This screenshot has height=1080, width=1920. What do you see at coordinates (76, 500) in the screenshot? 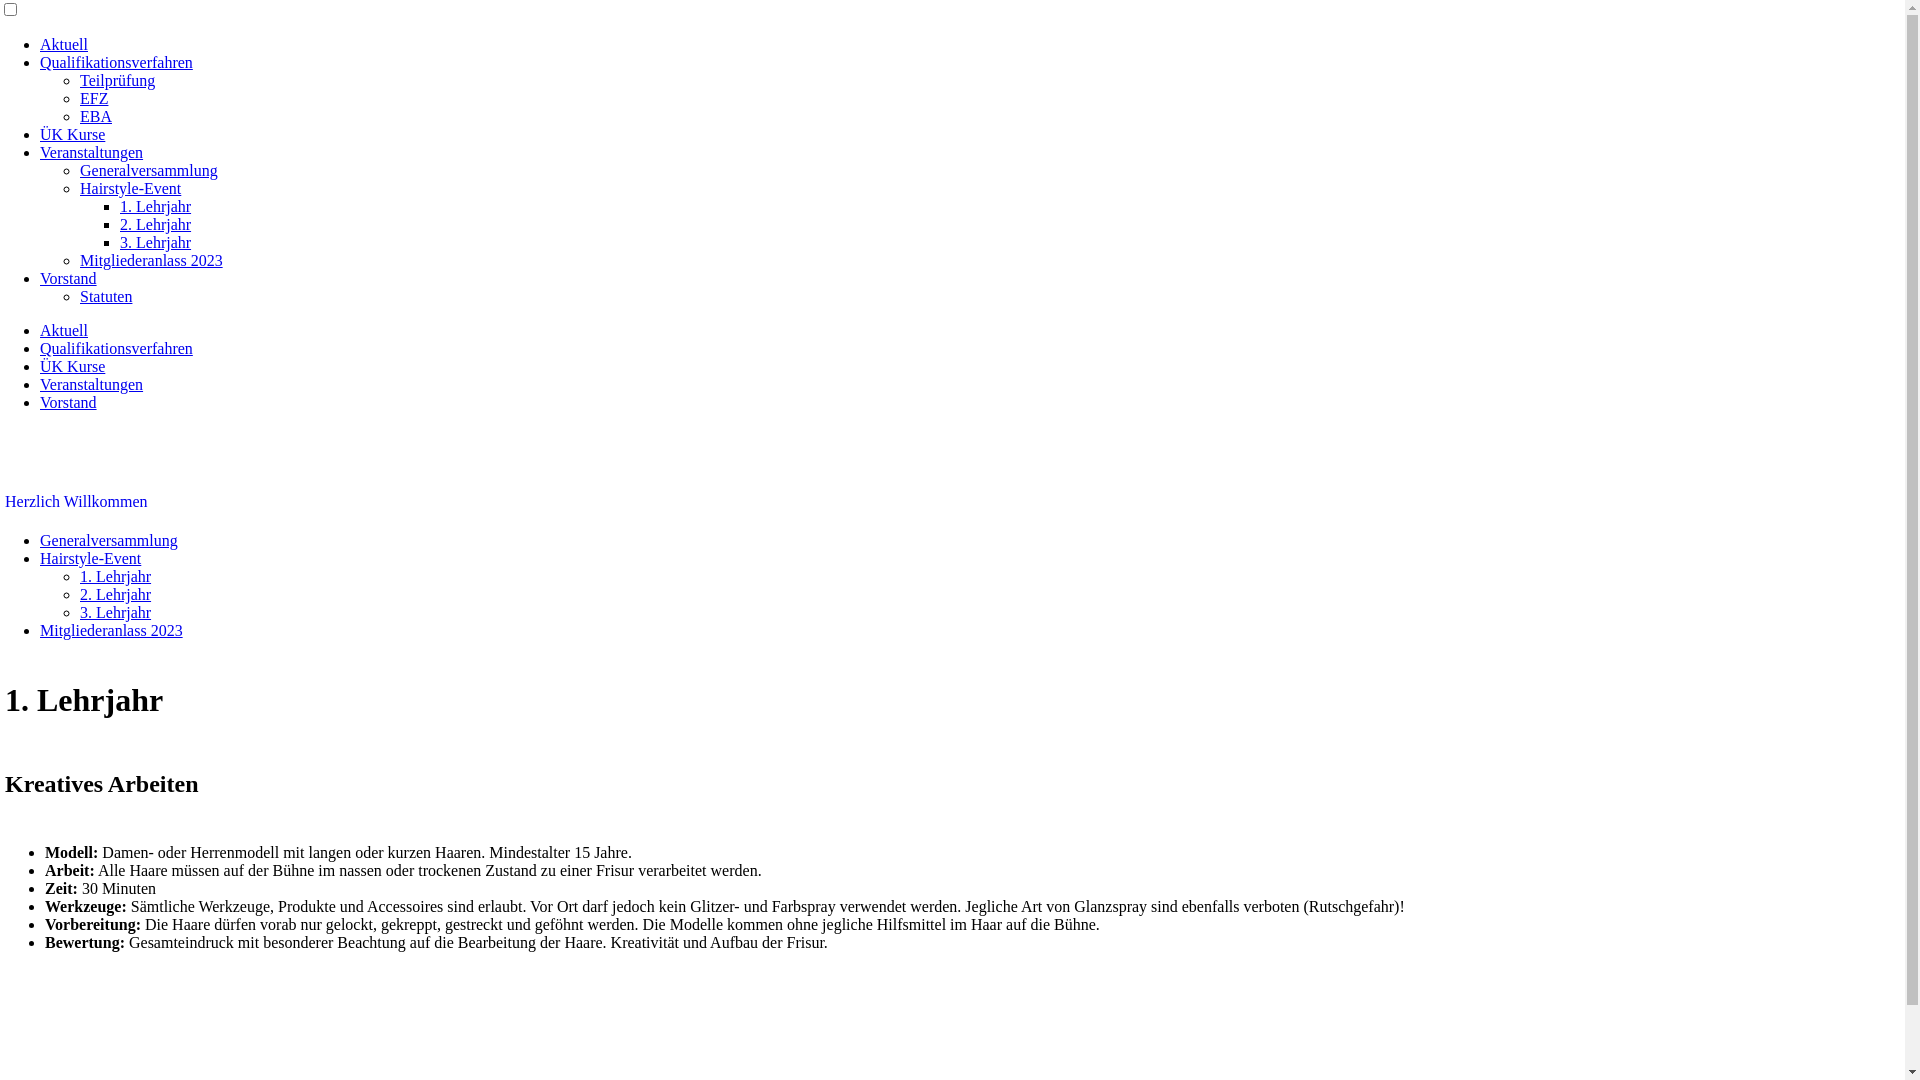
I see `'Herzlich Willkommen'` at bounding box center [76, 500].